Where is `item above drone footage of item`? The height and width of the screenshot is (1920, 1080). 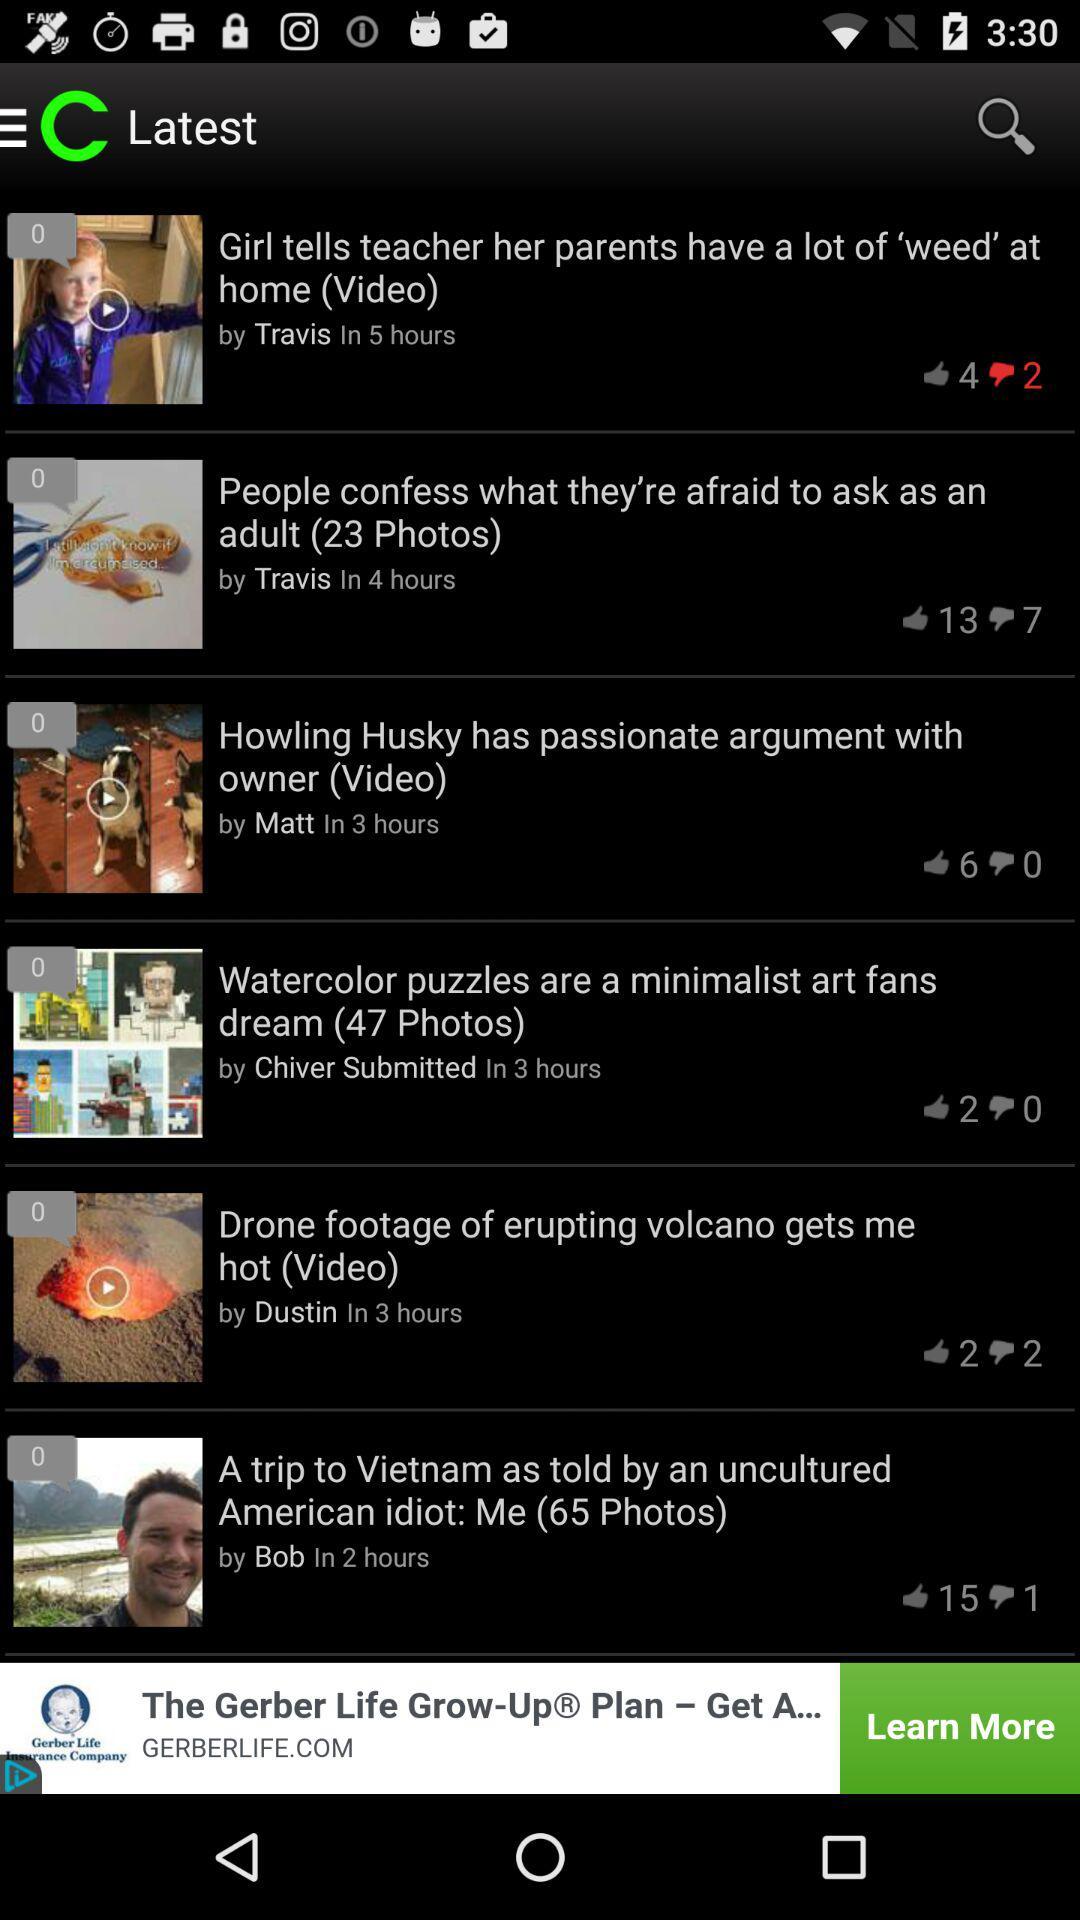
item above drone footage of item is located at coordinates (365, 1065).